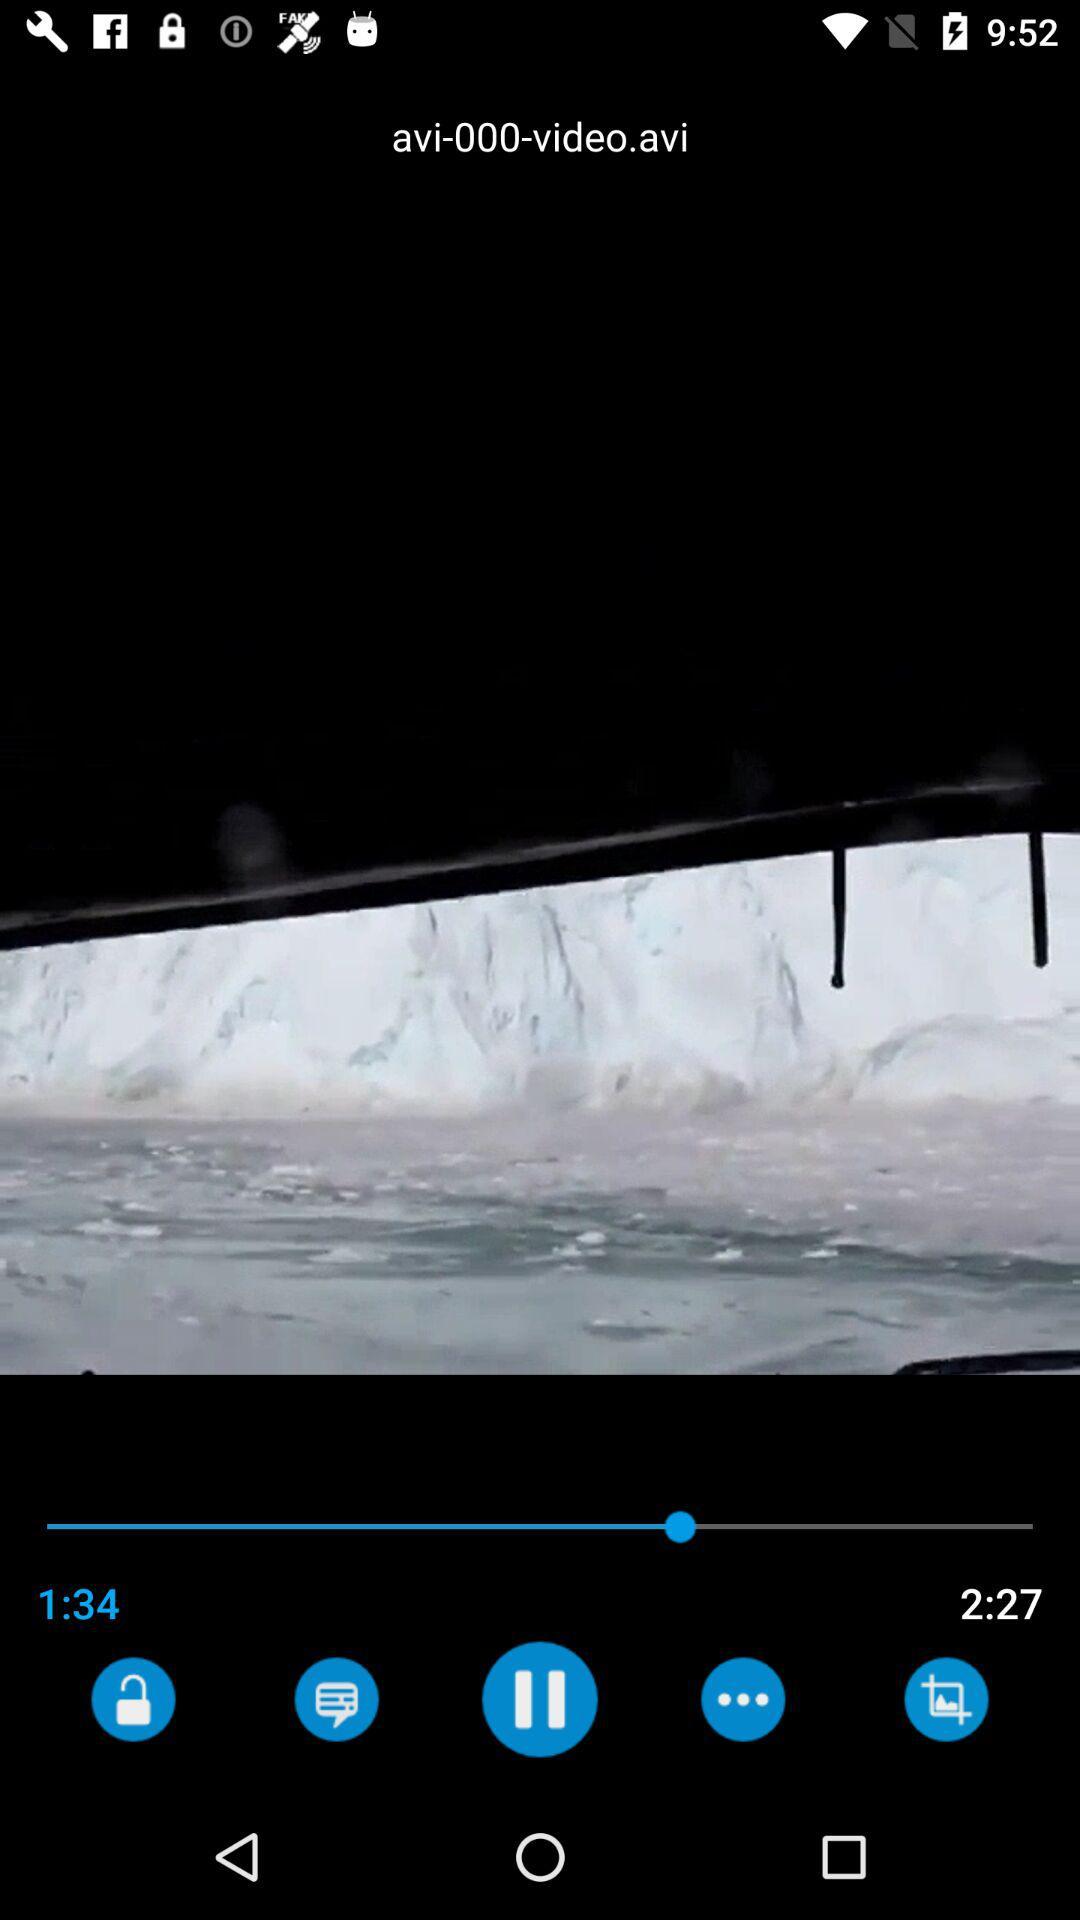  Describe the element at coordinates (945, 1698) in the screenshot. I see `resize video` at that location.